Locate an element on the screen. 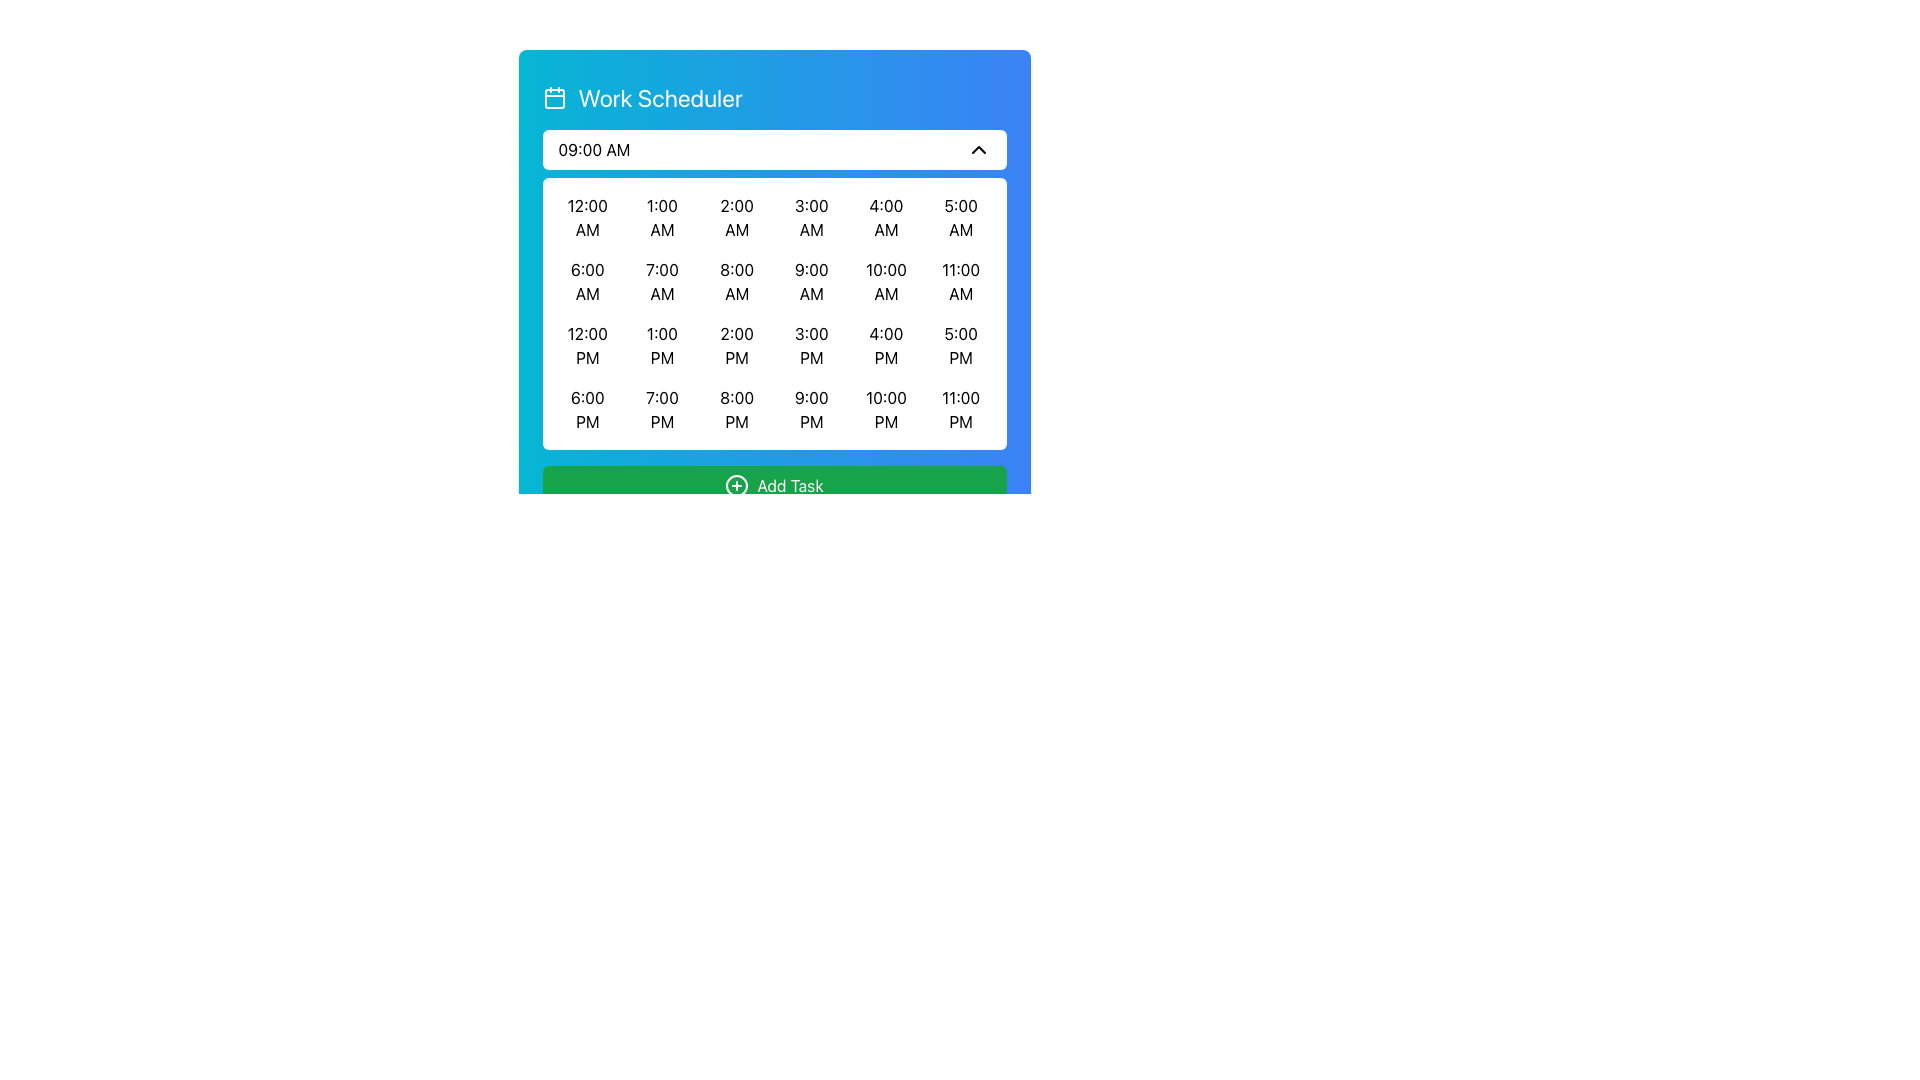 This screenshot has width=1920, height=1080. the button labeled '12:00 PM' in the time selection interface is located at coordinates (586, 345).